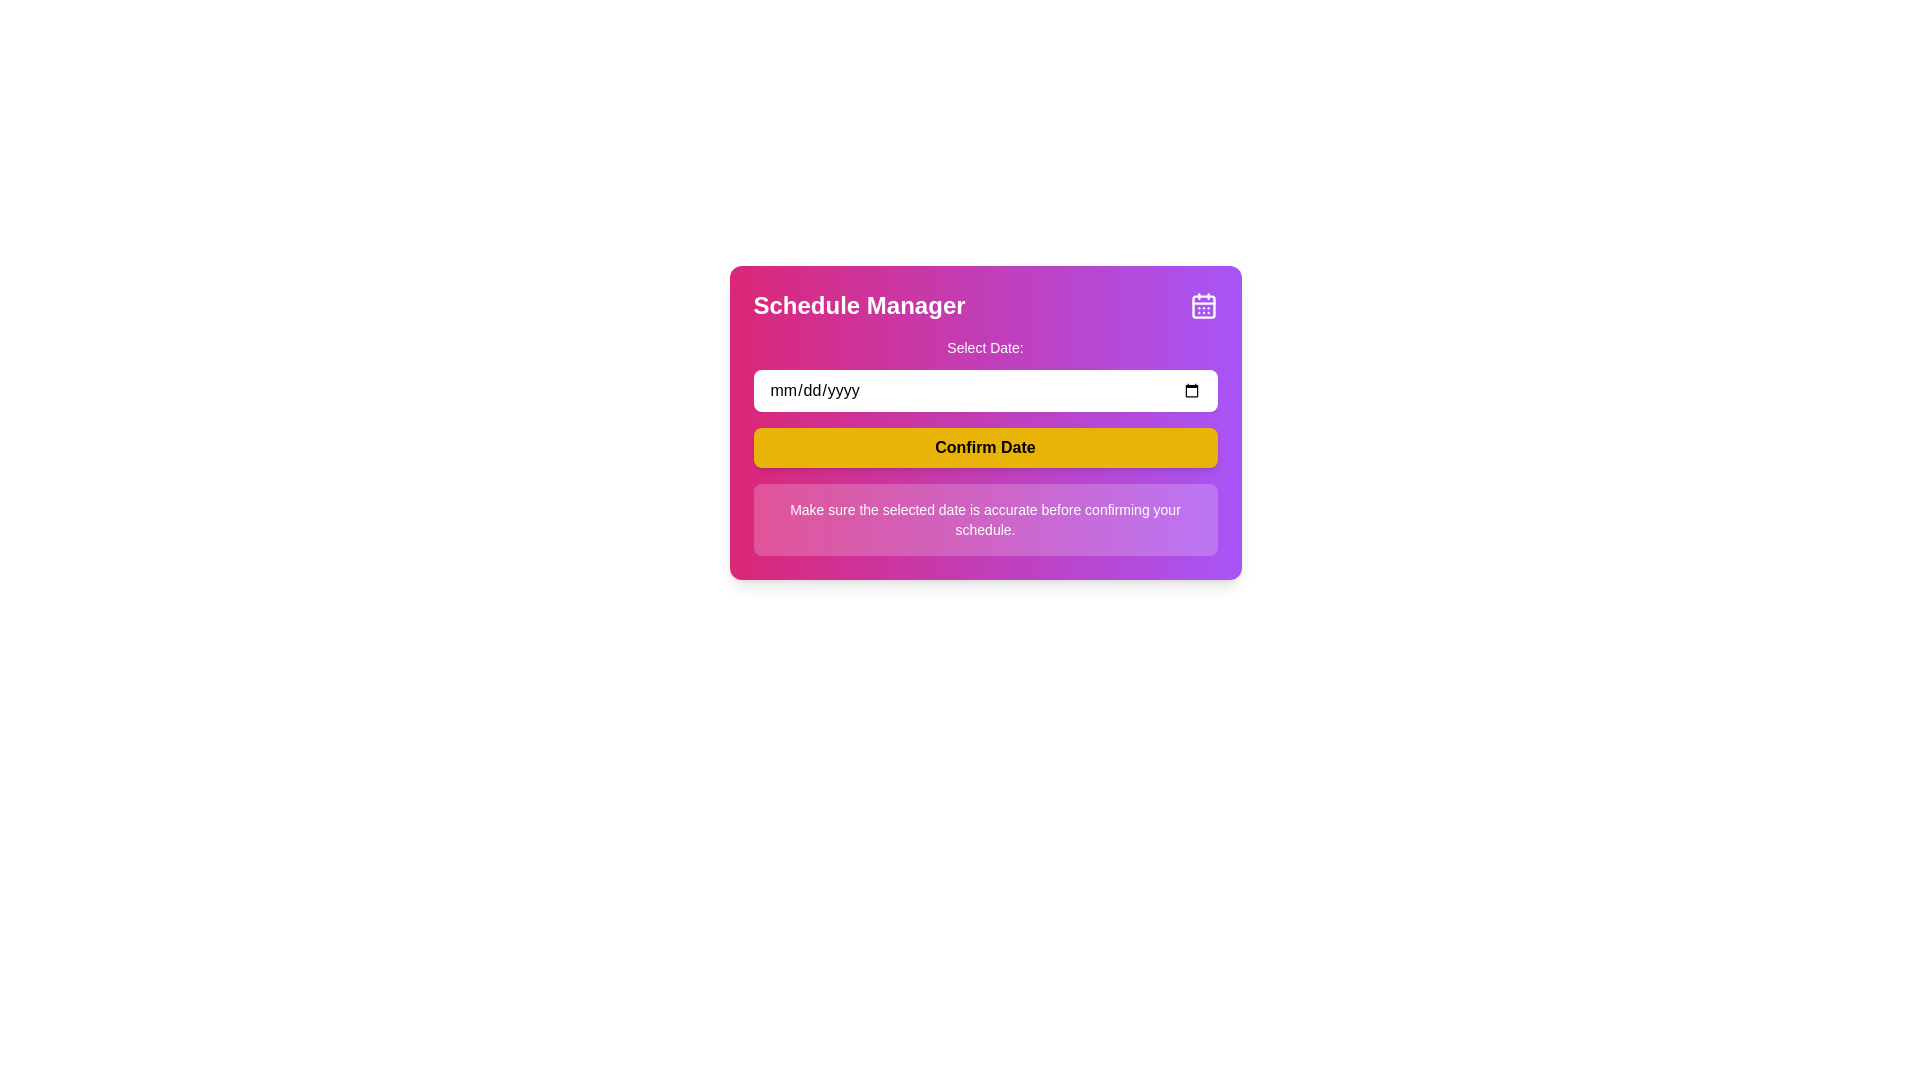 The height and width of the screenshot is (1080, 1920). Describe the element at coordinates (985, 446) in the screenshot. I see `the 'Confirm Date' button located centrally within the card layout to confirm the selected date` at that location.